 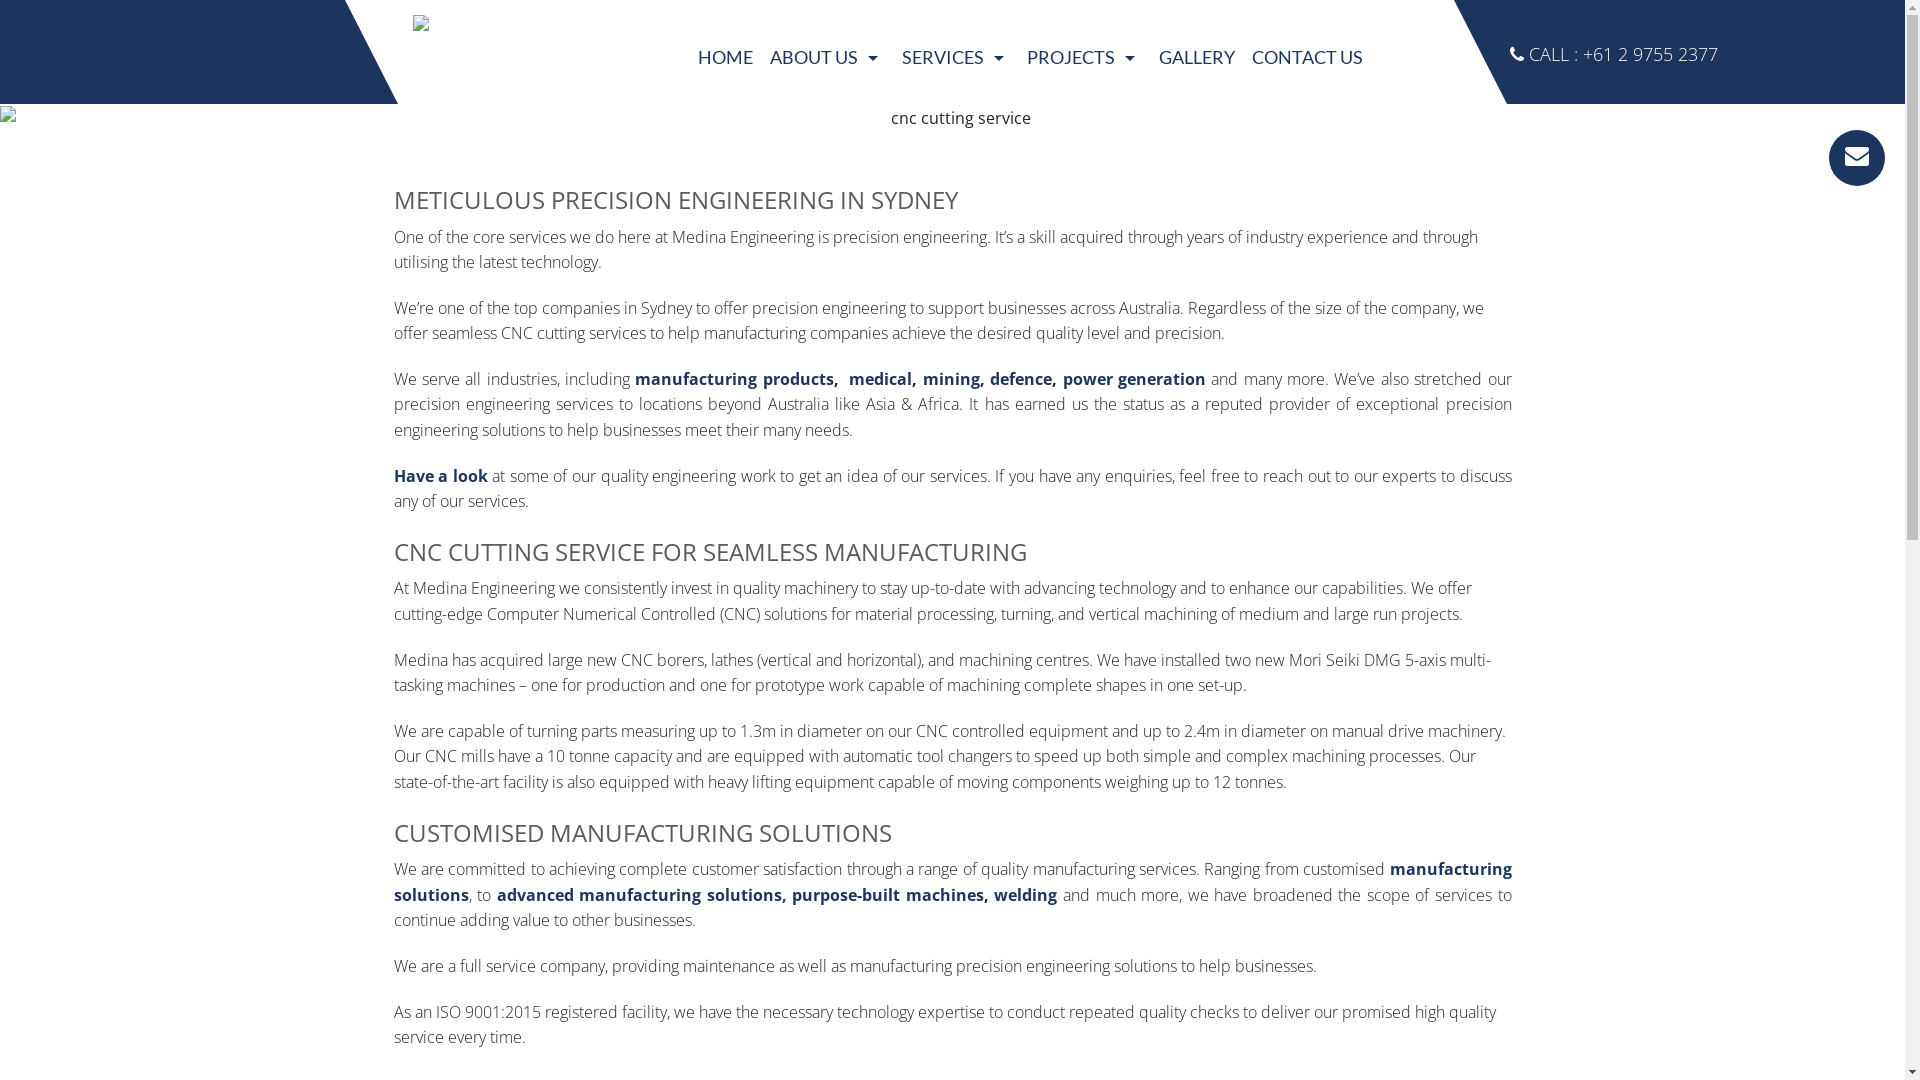 What do you see at coordinates (891, 342) in the screenshot?
I see `'VIBRATION STRESS RELIEVING'` at bounding box center [891, 342].